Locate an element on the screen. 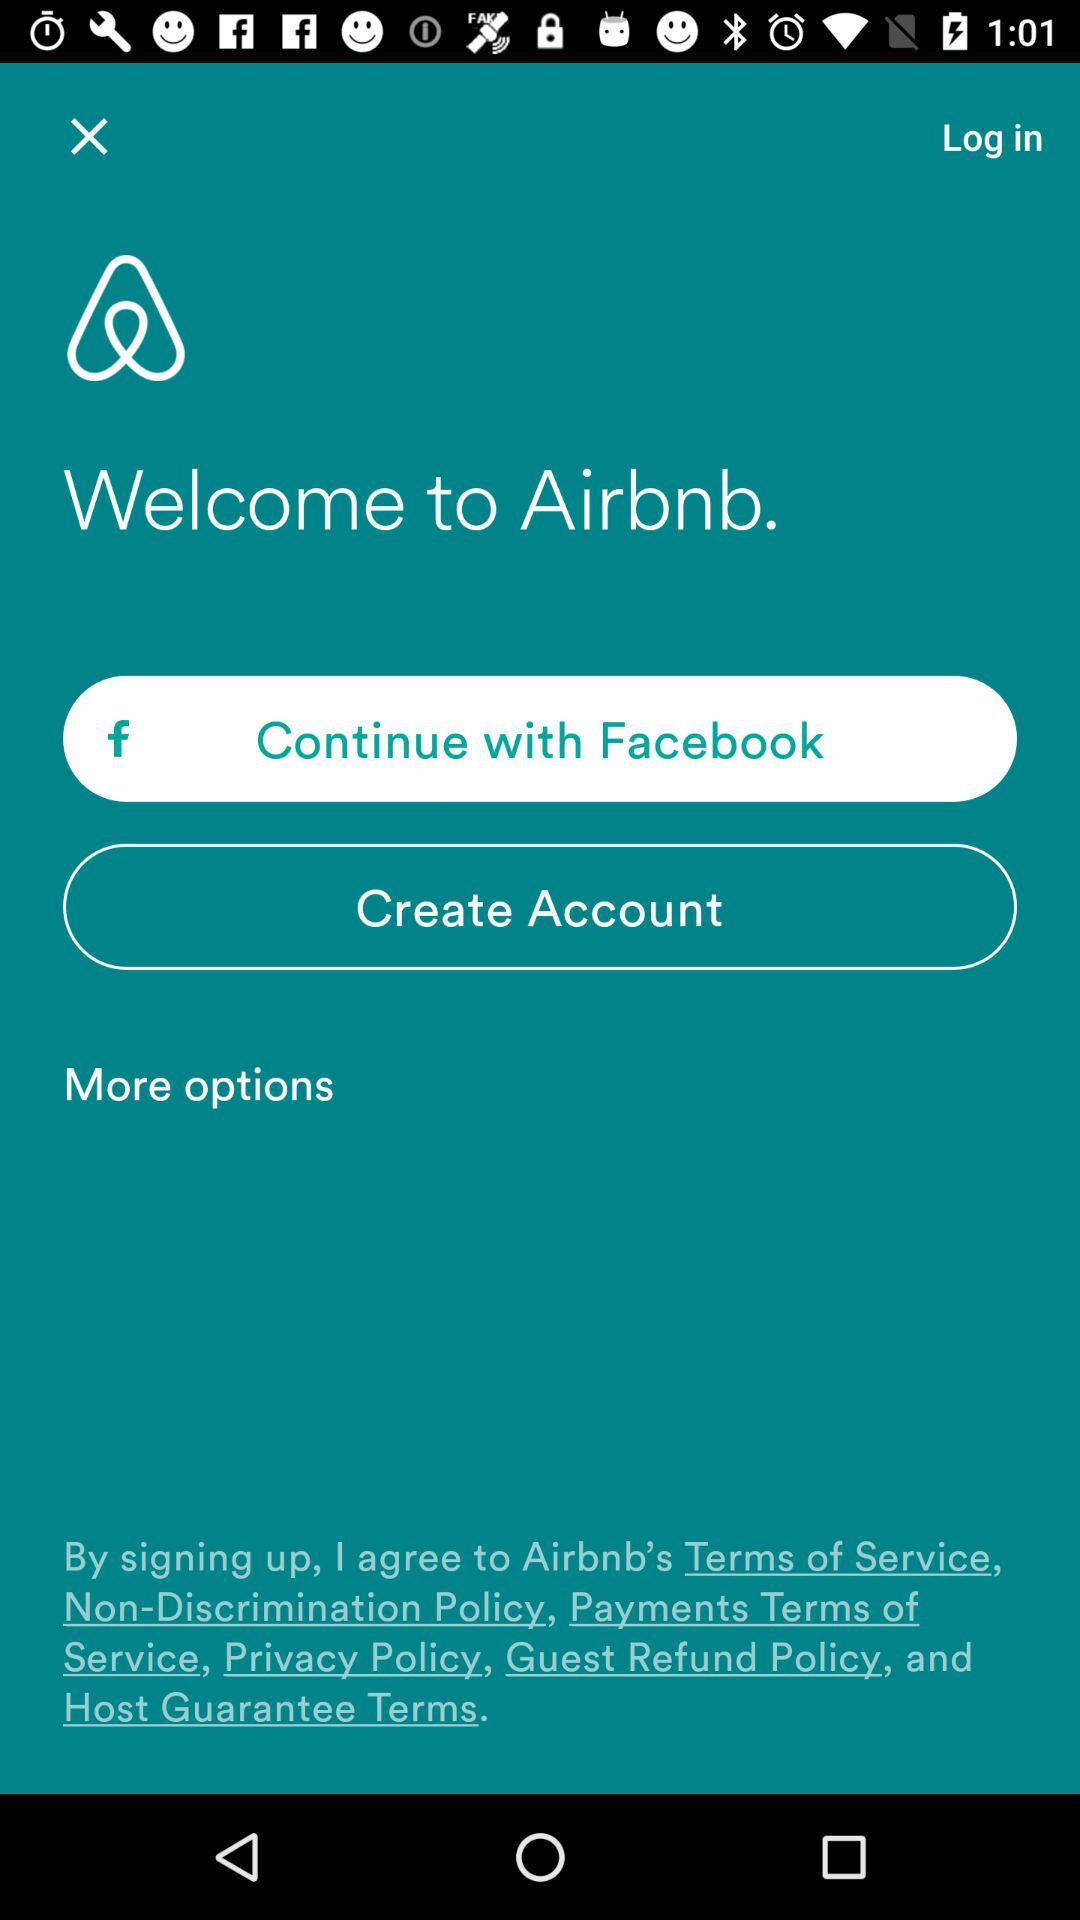 The width and height of the screenshot is (1080, 1920). the item below more options item is located at coordinates (540, 1630).